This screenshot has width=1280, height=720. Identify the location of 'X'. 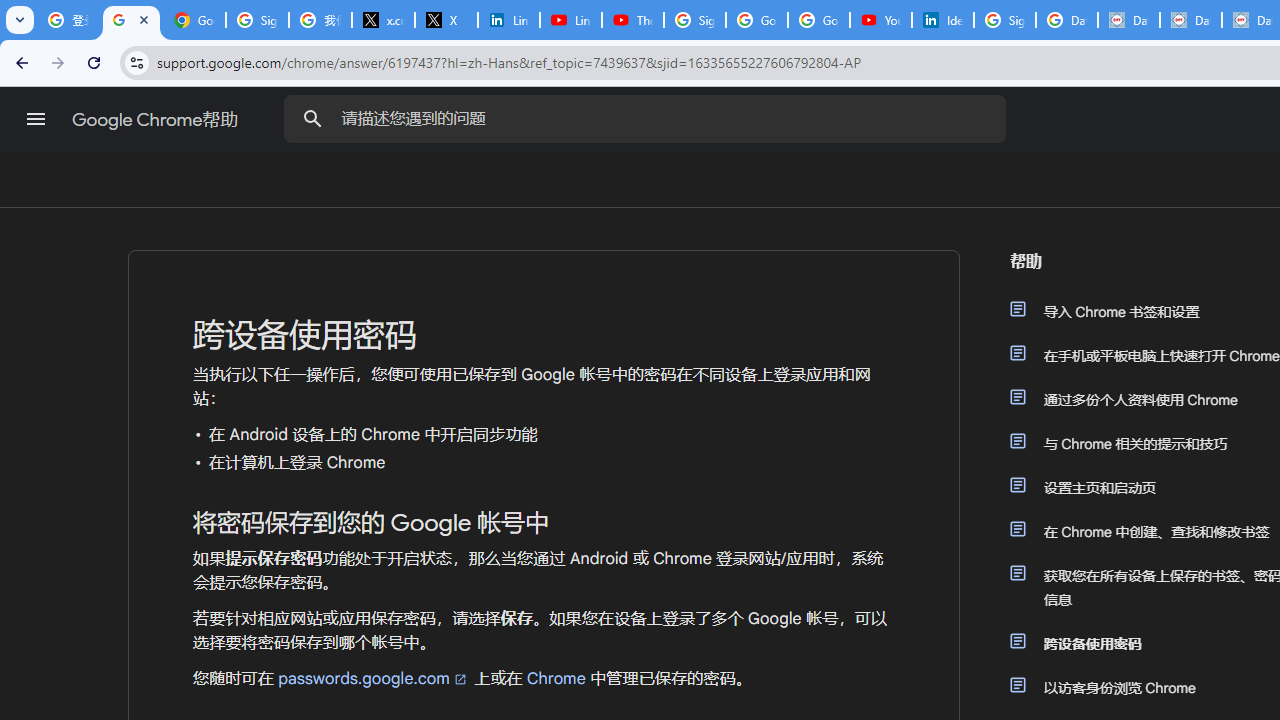
(445, 20).